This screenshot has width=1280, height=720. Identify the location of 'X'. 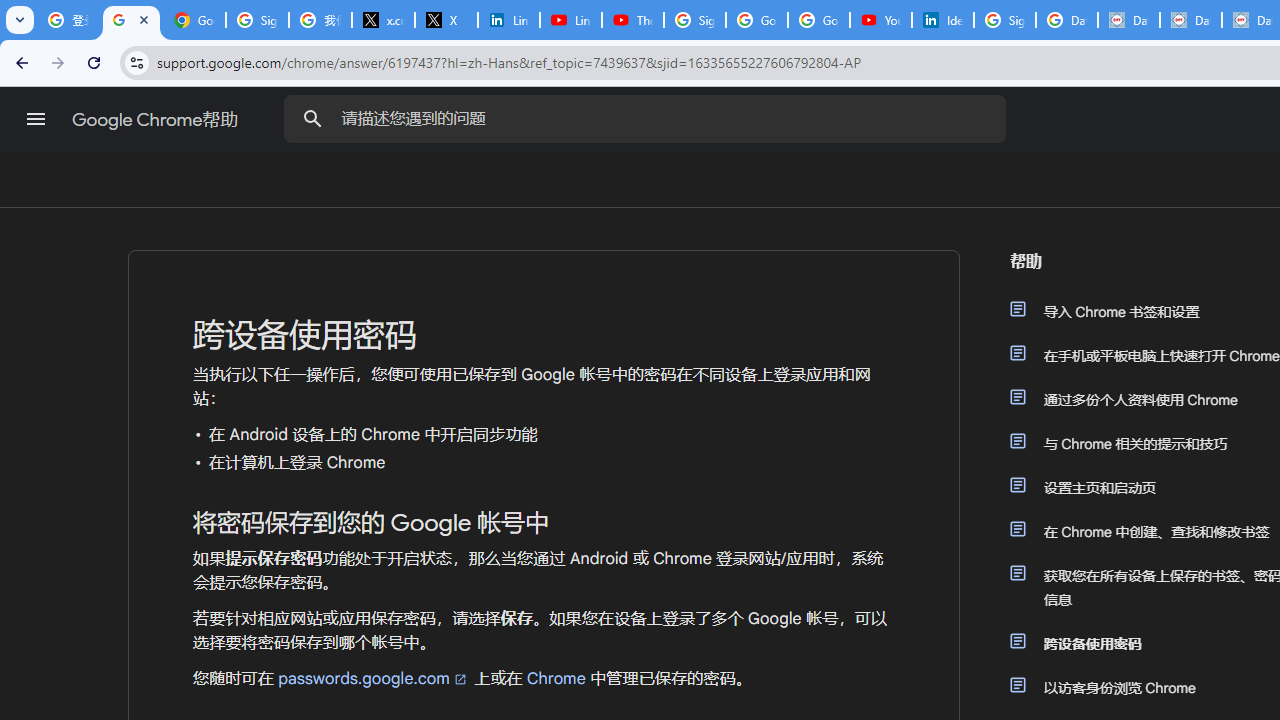
(445, 20).